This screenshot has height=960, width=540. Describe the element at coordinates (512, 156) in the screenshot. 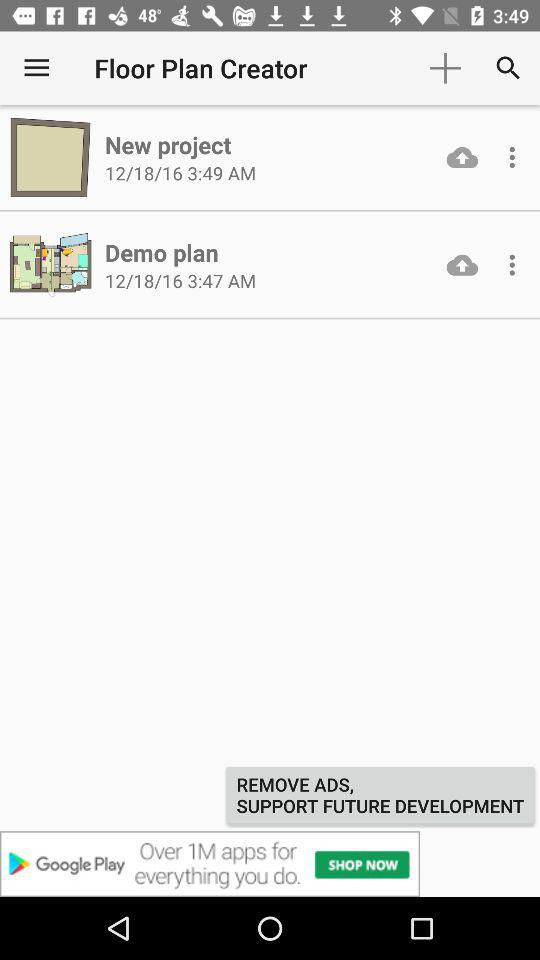

I see `a link to options` at that location.